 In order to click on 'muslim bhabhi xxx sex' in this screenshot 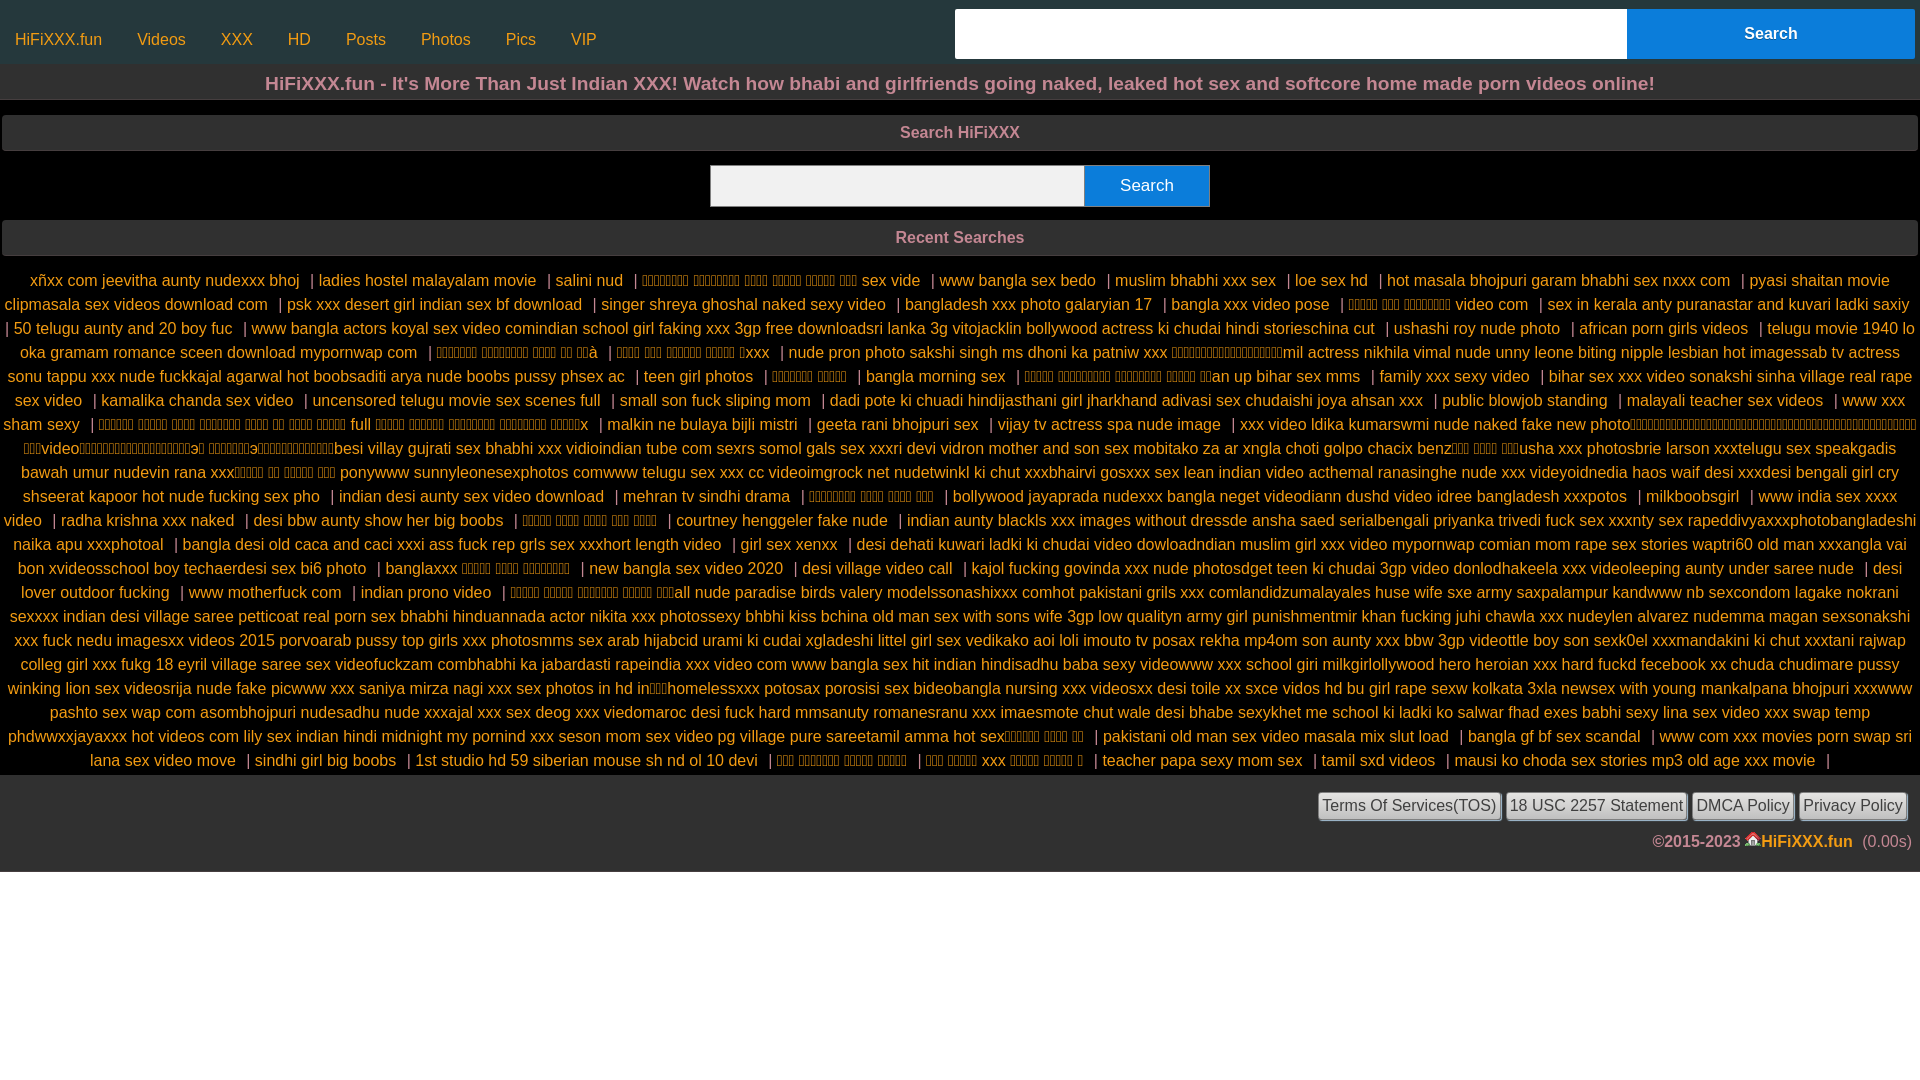, I will do `click(1195, 280)`.